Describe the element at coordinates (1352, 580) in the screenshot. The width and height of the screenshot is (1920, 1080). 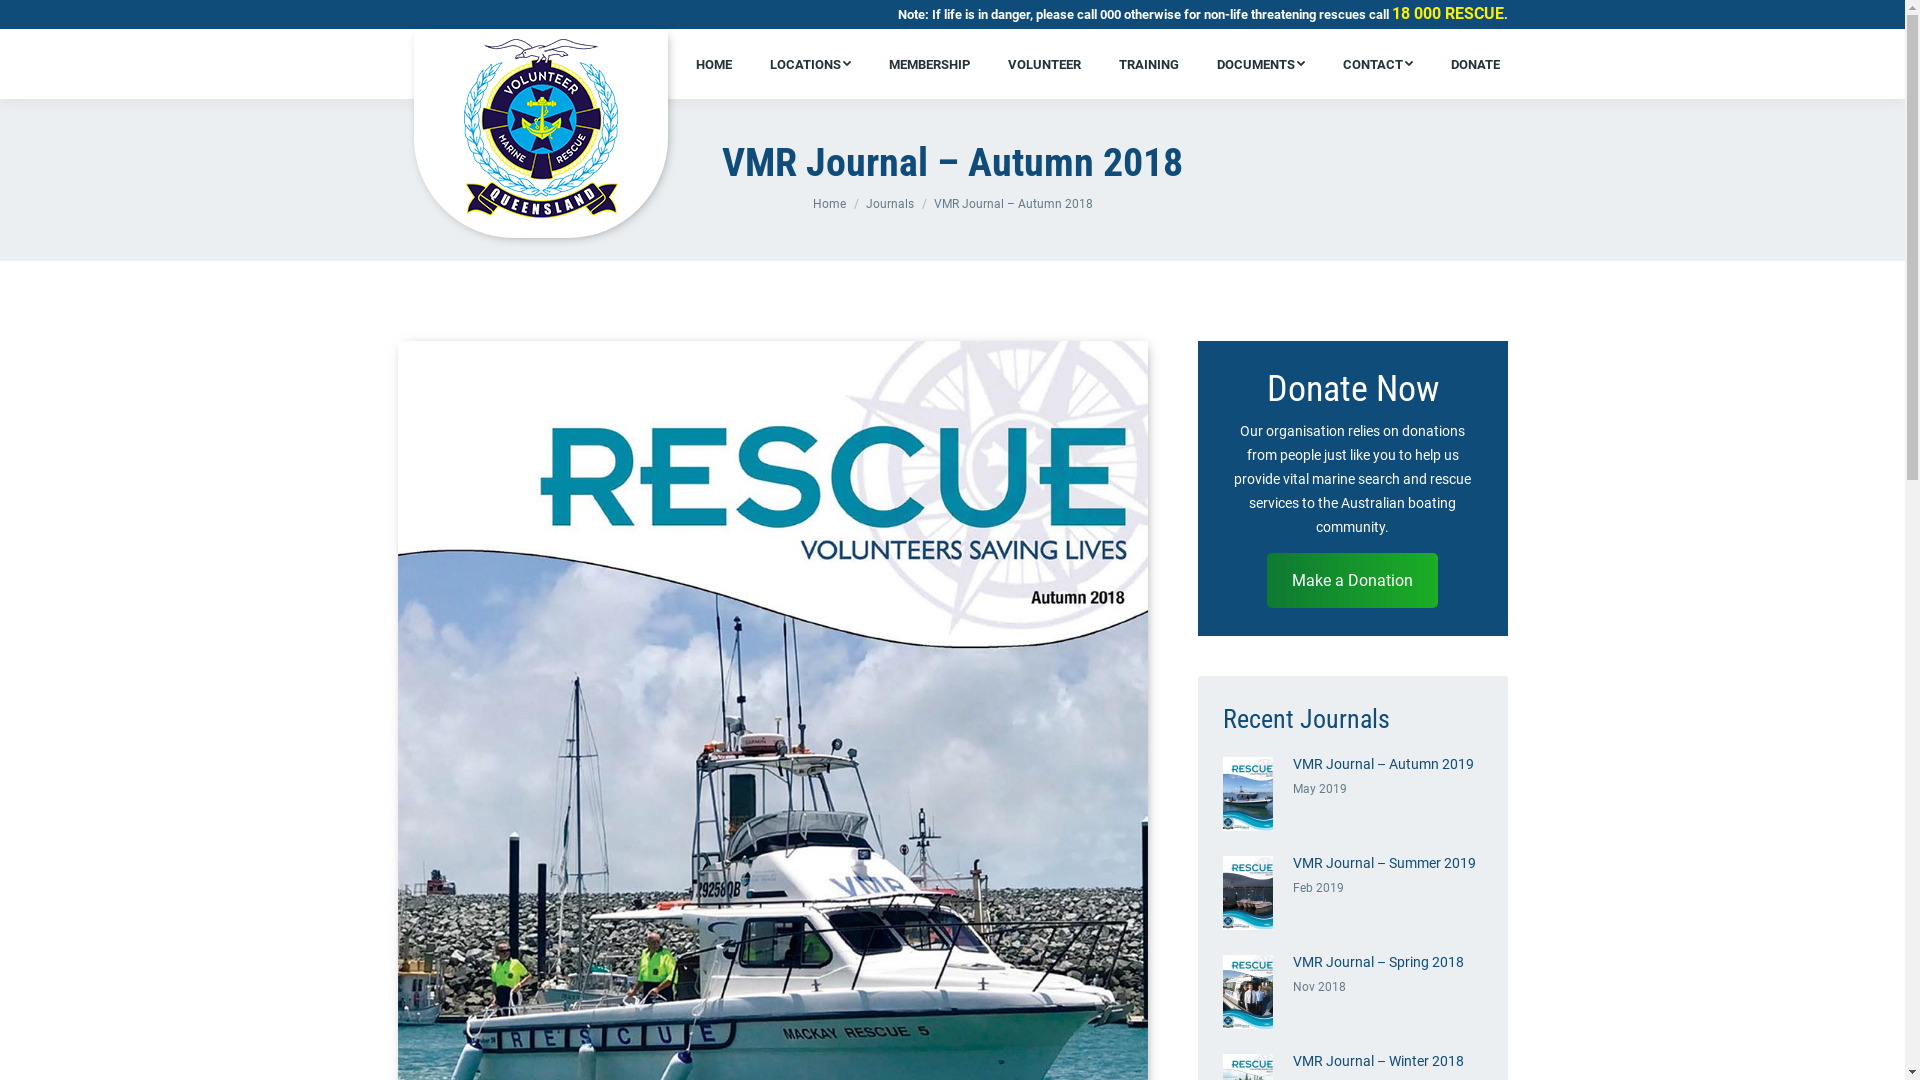
I see `'Make a Donation'` at that location.